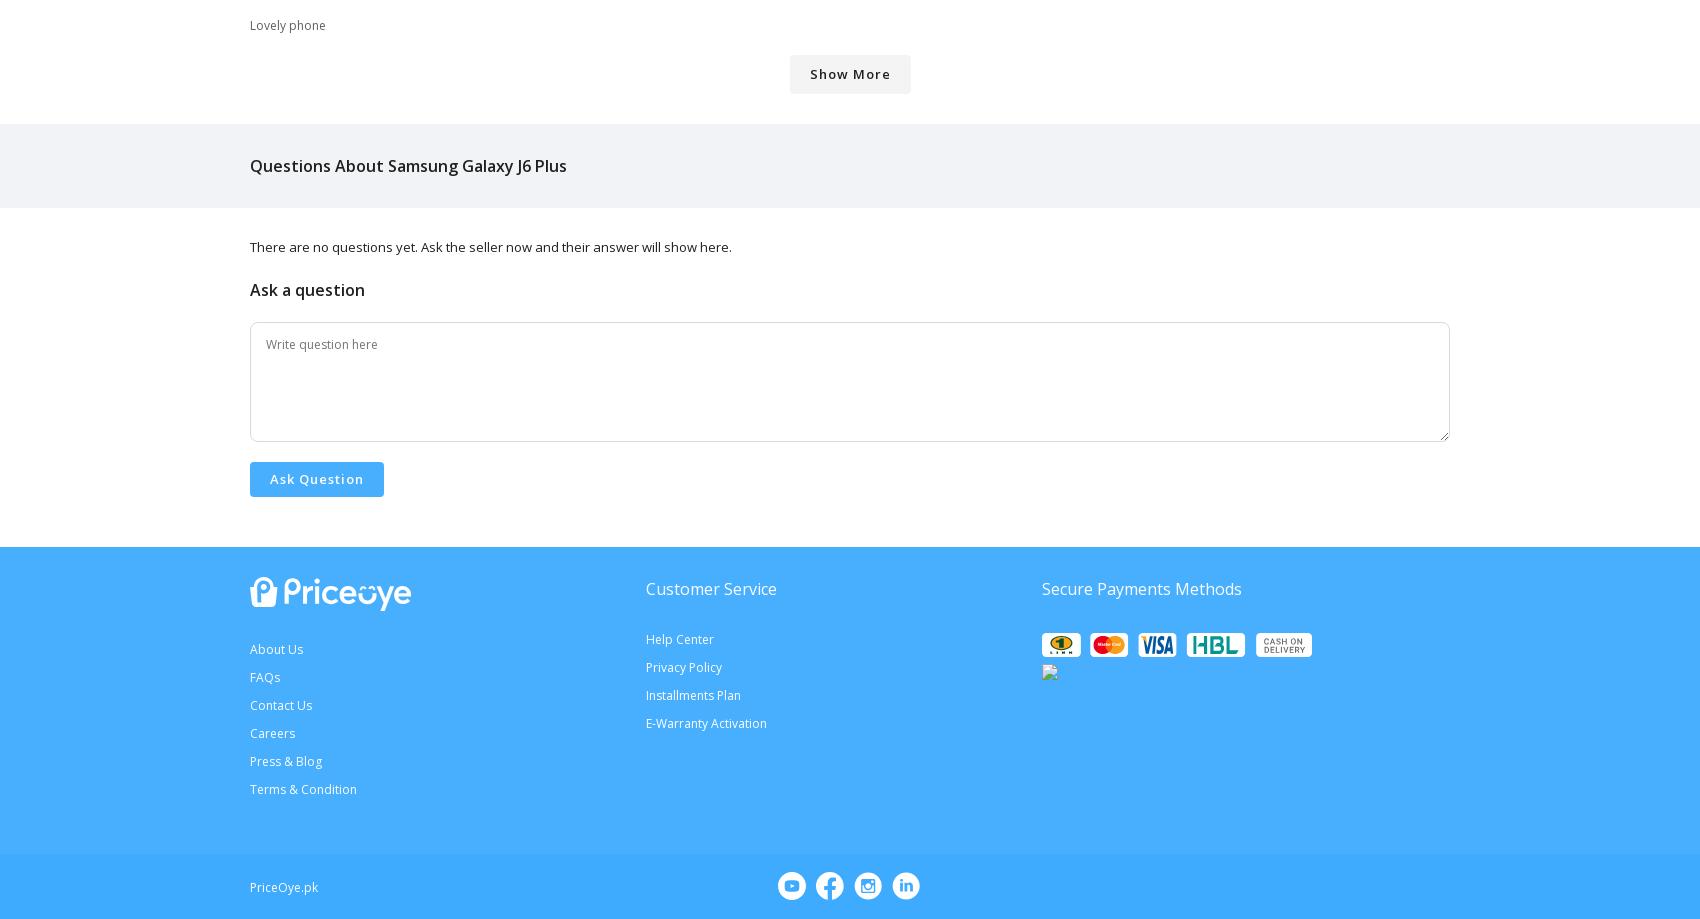  What do you see at coordinates (250, 731) in the screenshot?
I see `'Careers'` at bounding box center [250, 731].